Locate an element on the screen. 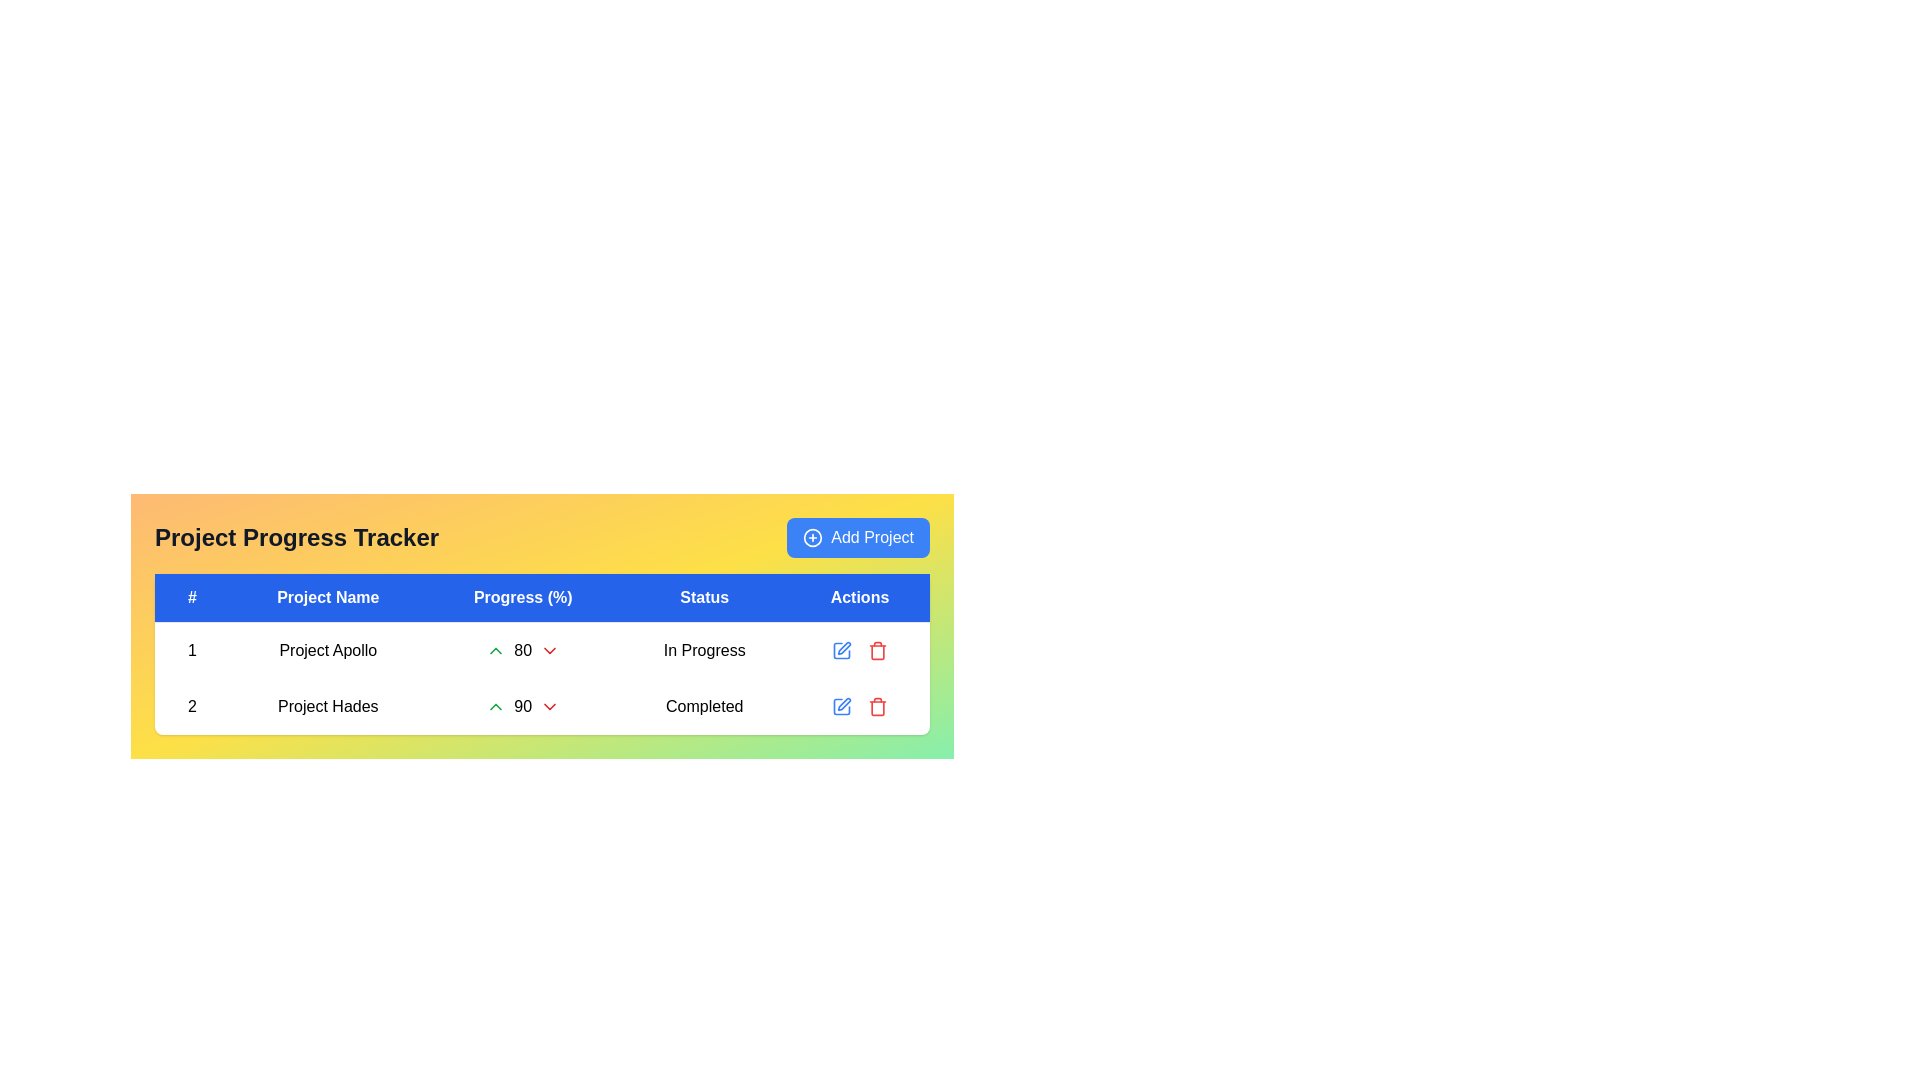 The image size is (1920, 1080). the blue pencil icon in the 'Actions' column of the 'Project Progress Tracker' table is located at coordinates (859, 705).